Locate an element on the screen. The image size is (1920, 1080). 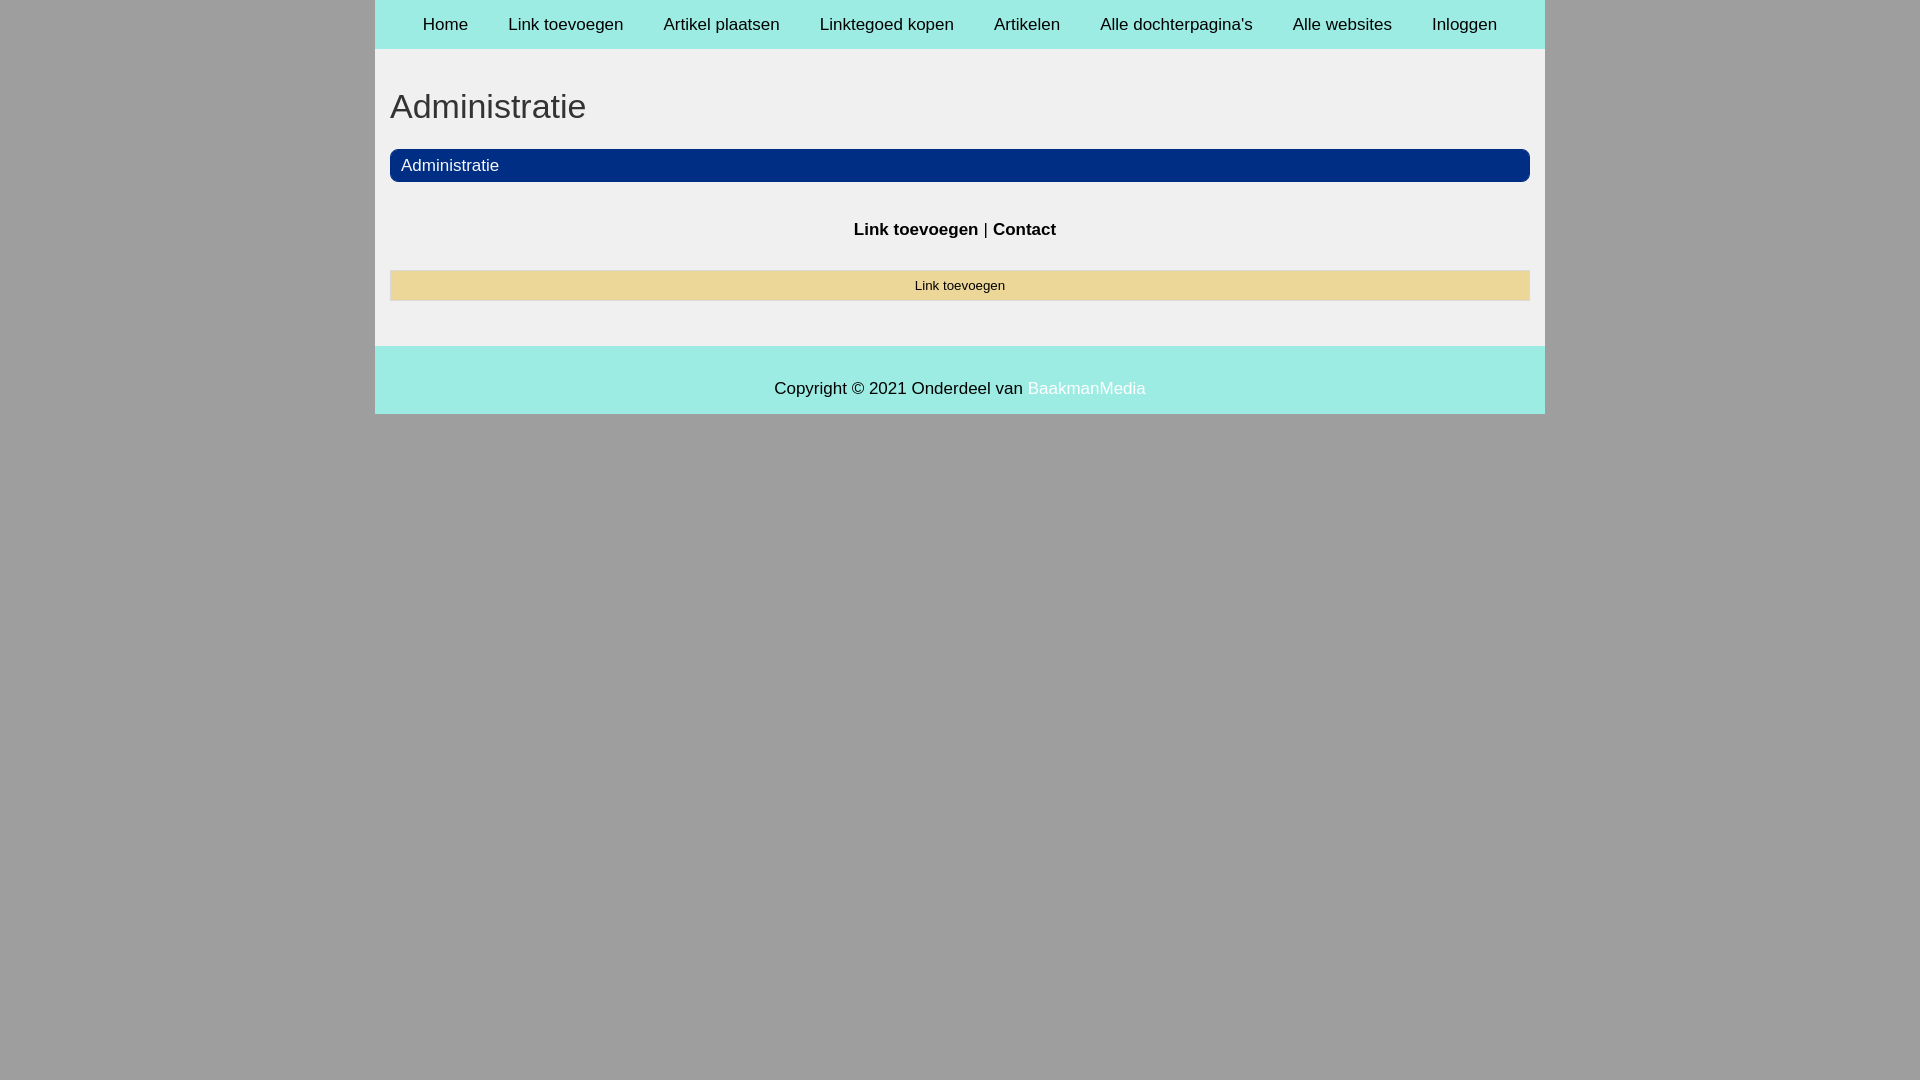
'Home' is located at coordinates (444, 24).